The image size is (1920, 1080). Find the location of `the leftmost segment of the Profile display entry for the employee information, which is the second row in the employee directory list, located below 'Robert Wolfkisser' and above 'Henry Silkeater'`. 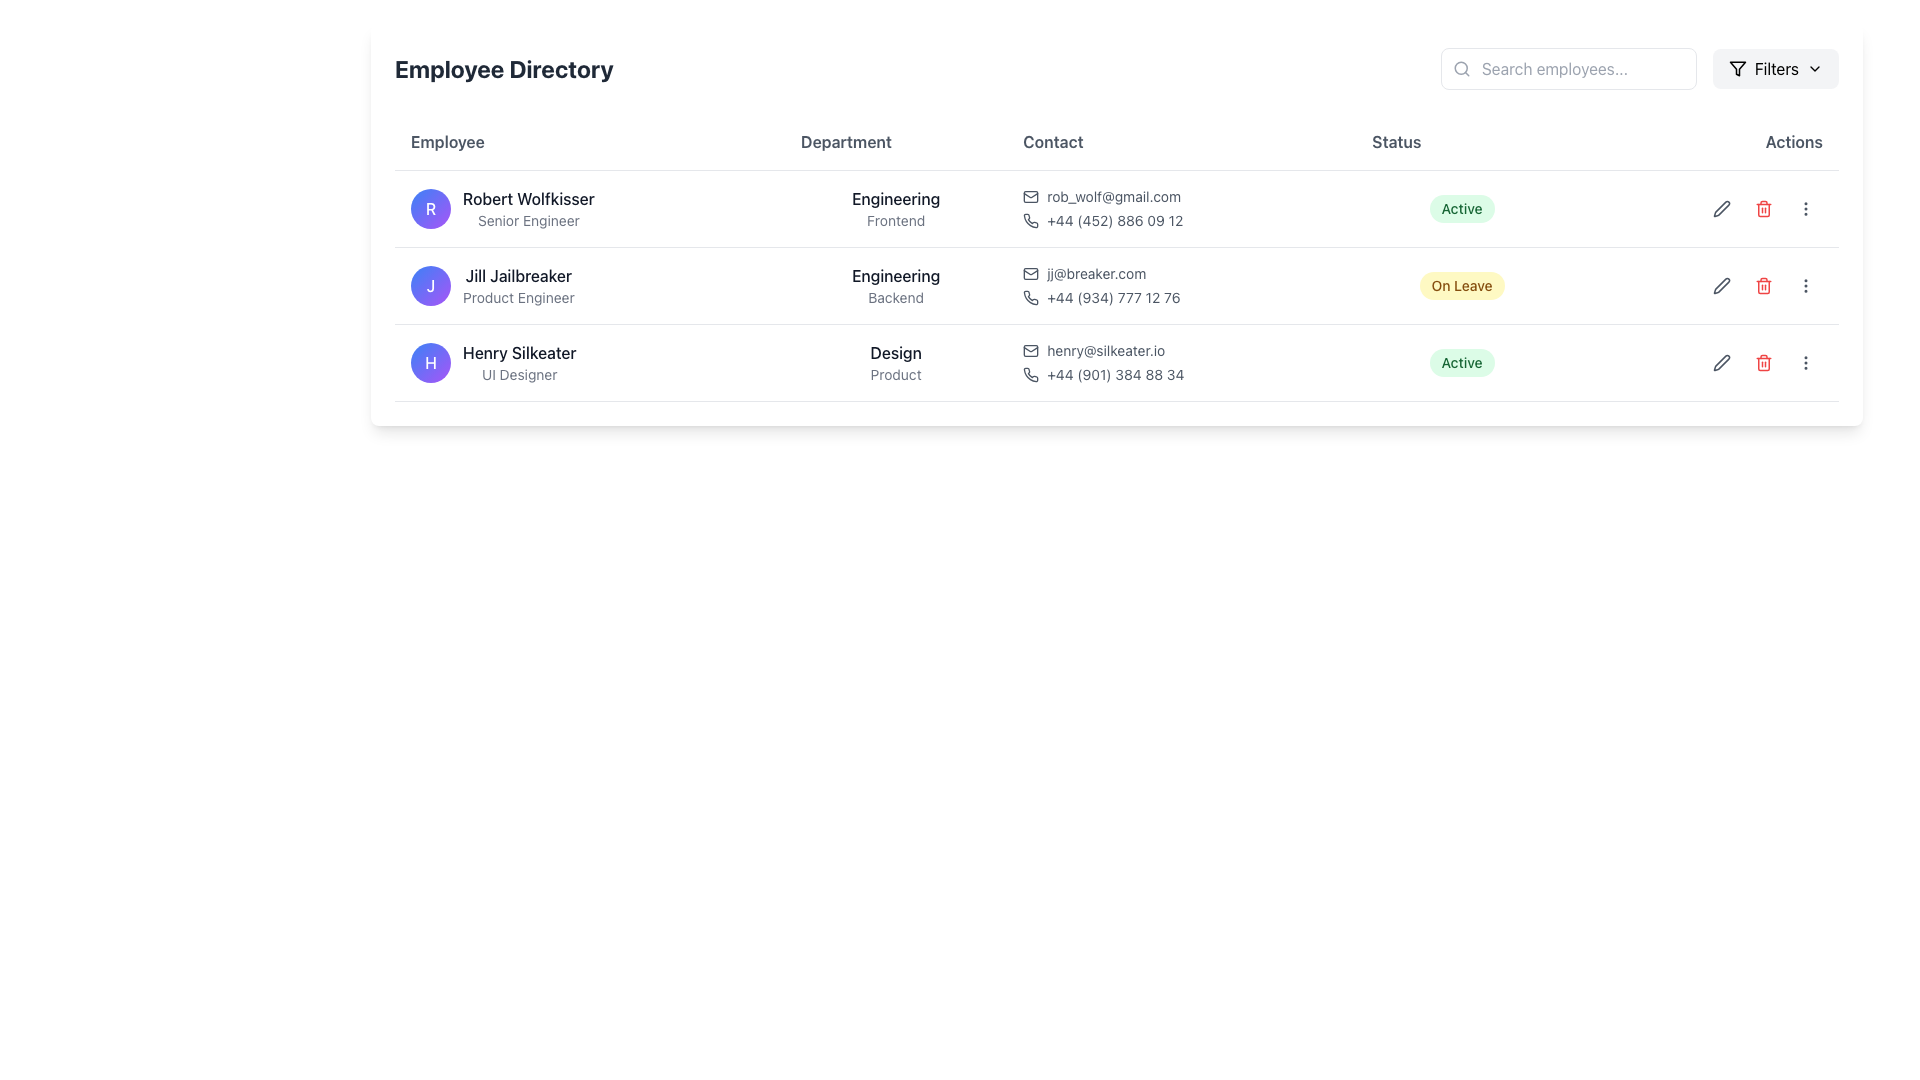

the leftmost segment of the Profile display entry for the employee information, which is the second row in the employee directory list, located below 'Robert Wolfkisser' and above 'Henry Silkeater' is located at coordinates (589, 285).